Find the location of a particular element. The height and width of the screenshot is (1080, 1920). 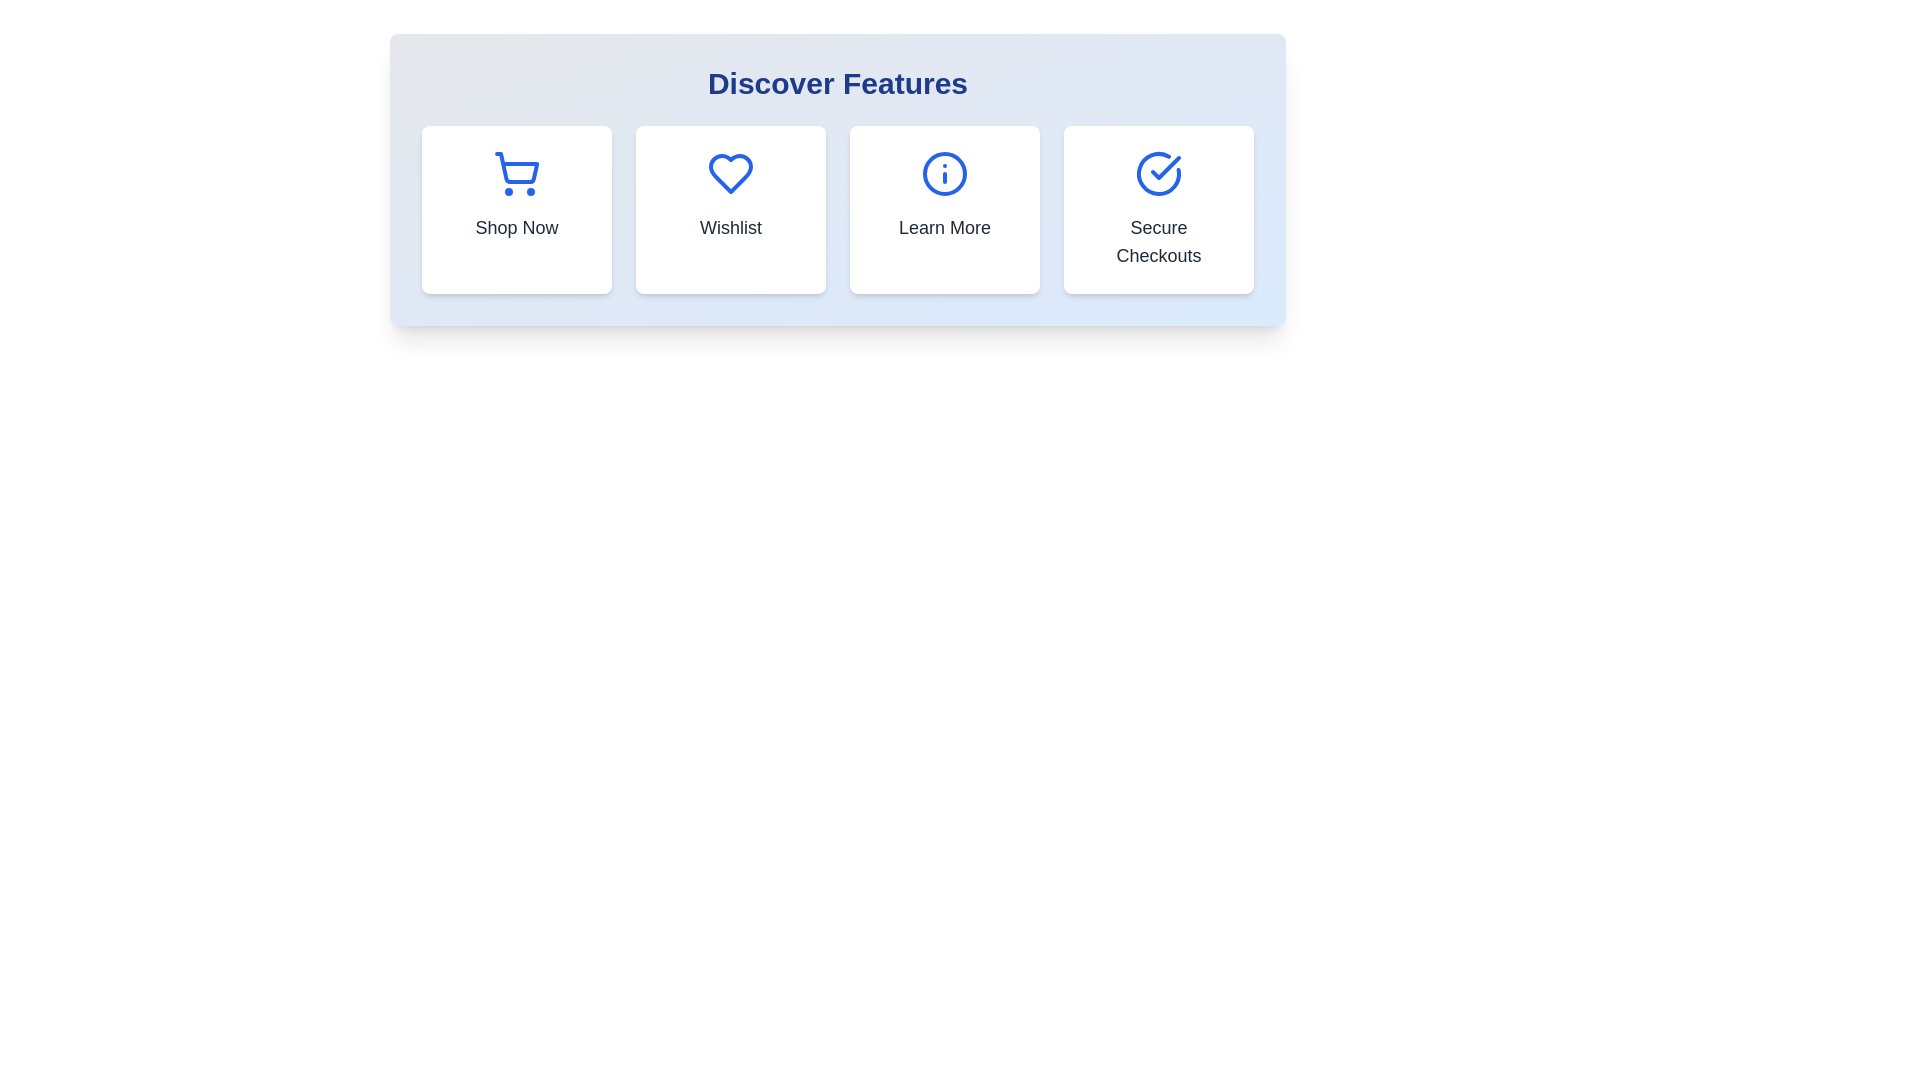

the SVG icon representing secure checkouts, which is the fourth icon in a horizontal group of four icons located in the 'Discover Features' section is located at coordinates (1158, 172).